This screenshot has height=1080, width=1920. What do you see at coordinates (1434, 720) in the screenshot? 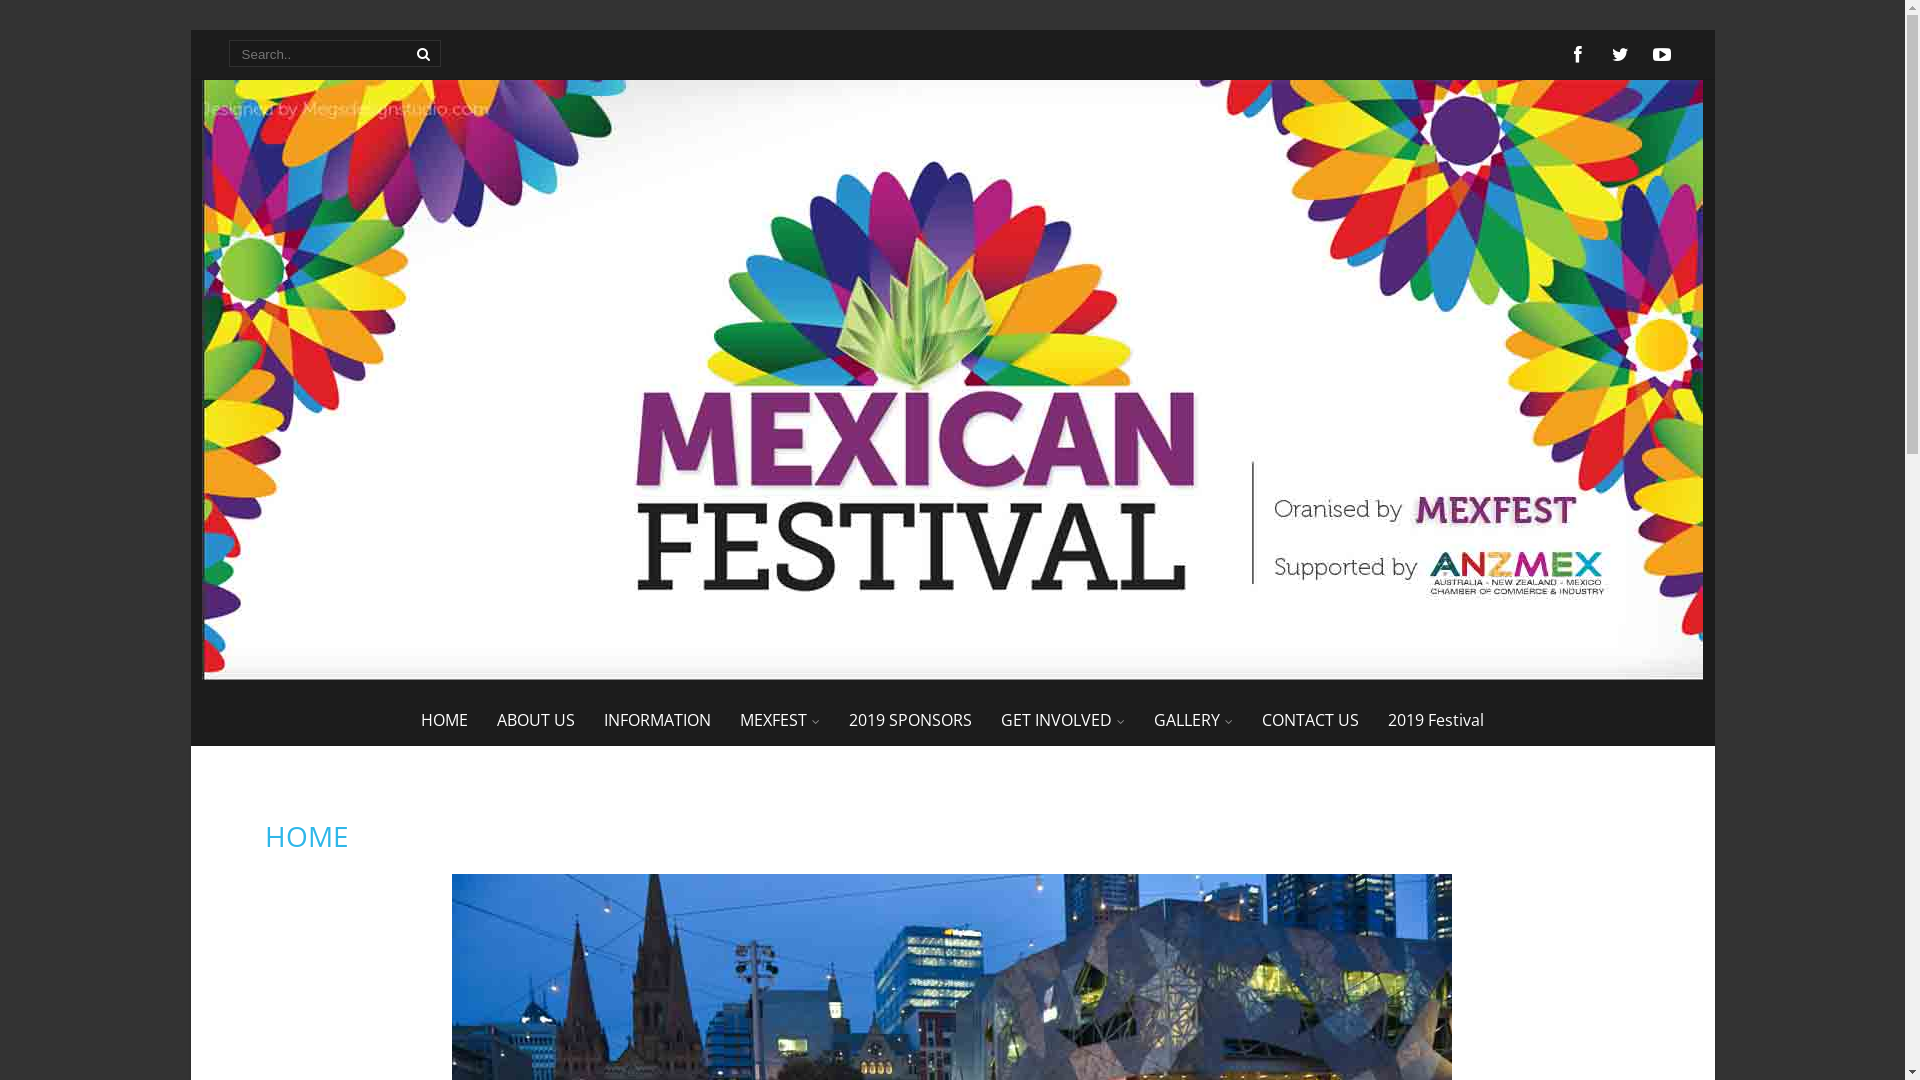
I see `'2019 Festival'` at bounding box center [1434, 720].